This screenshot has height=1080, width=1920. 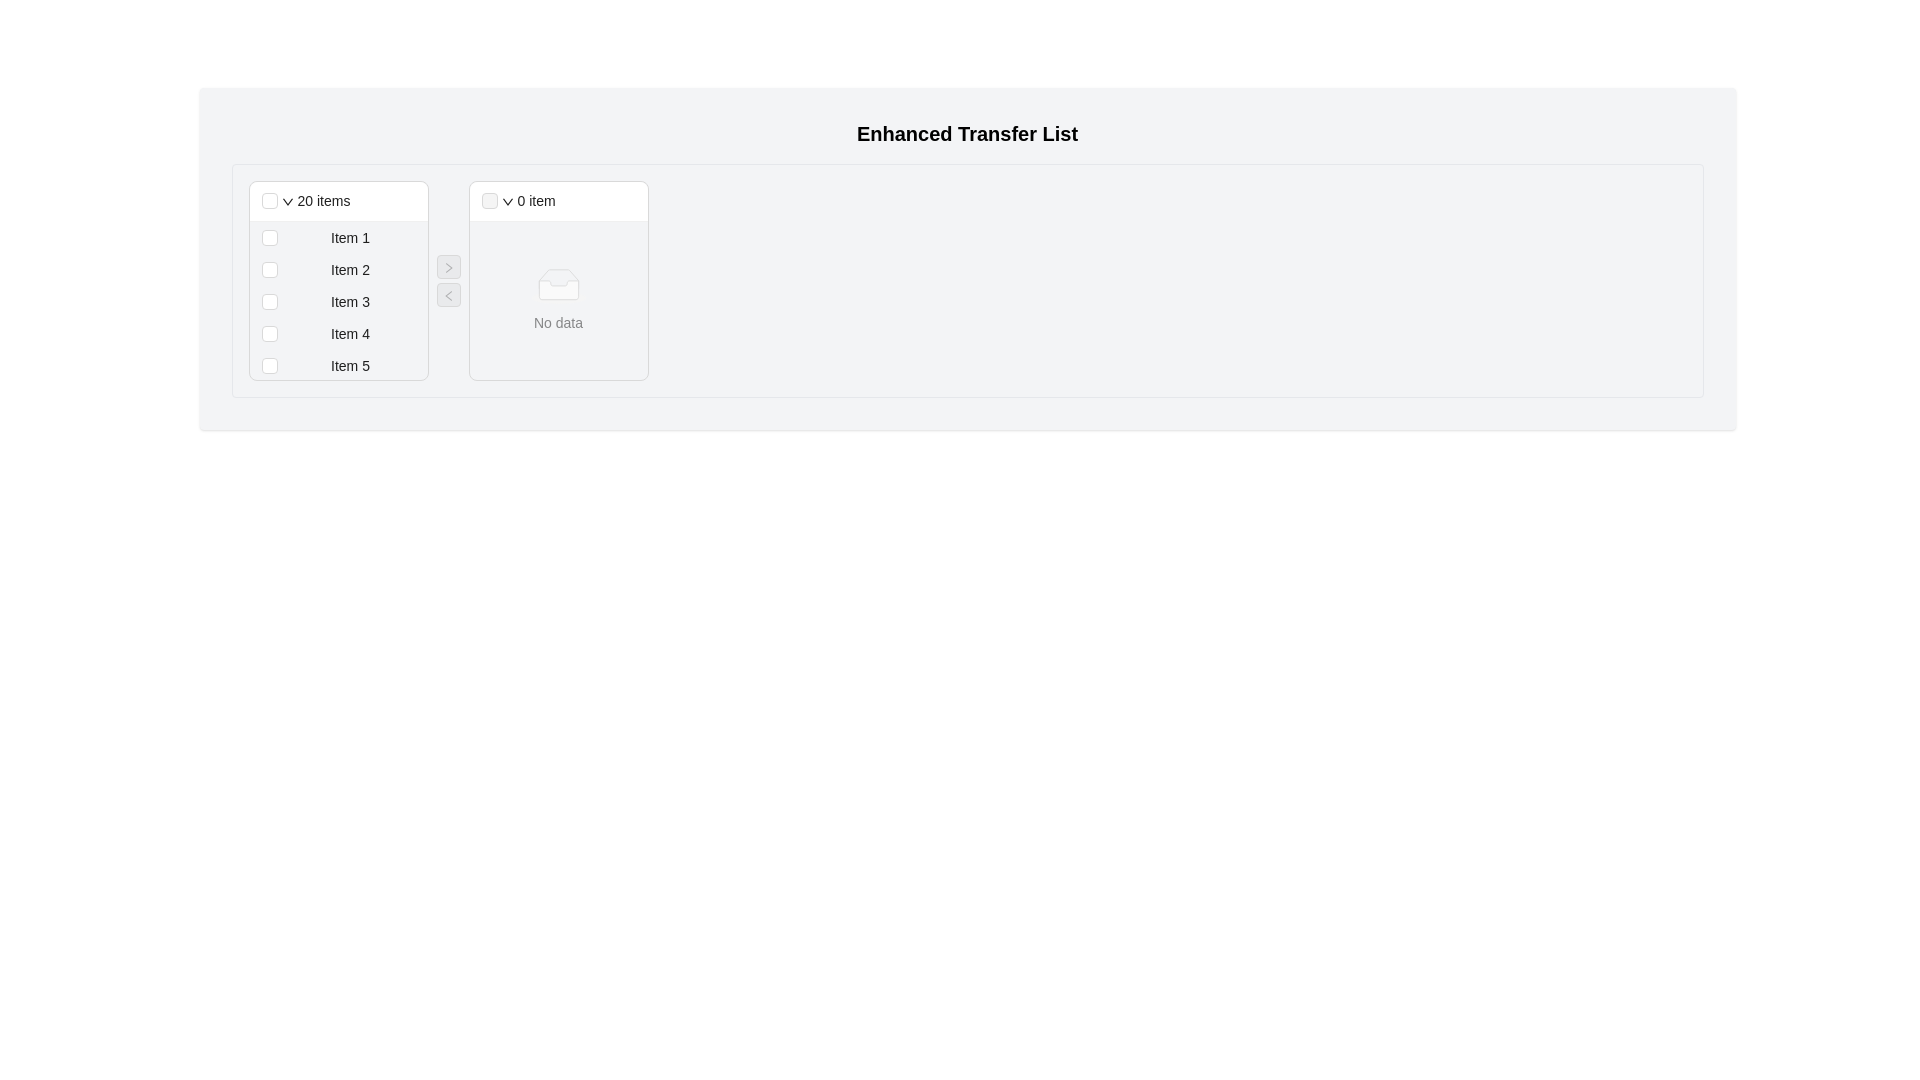 What do you see at coordinates (350, 333) in the screenshot?
I see `the fourth item in the left transfer list, which is positioned directly below 'Item 3' and above 'Item 5'` at bounding box center [350, 333].